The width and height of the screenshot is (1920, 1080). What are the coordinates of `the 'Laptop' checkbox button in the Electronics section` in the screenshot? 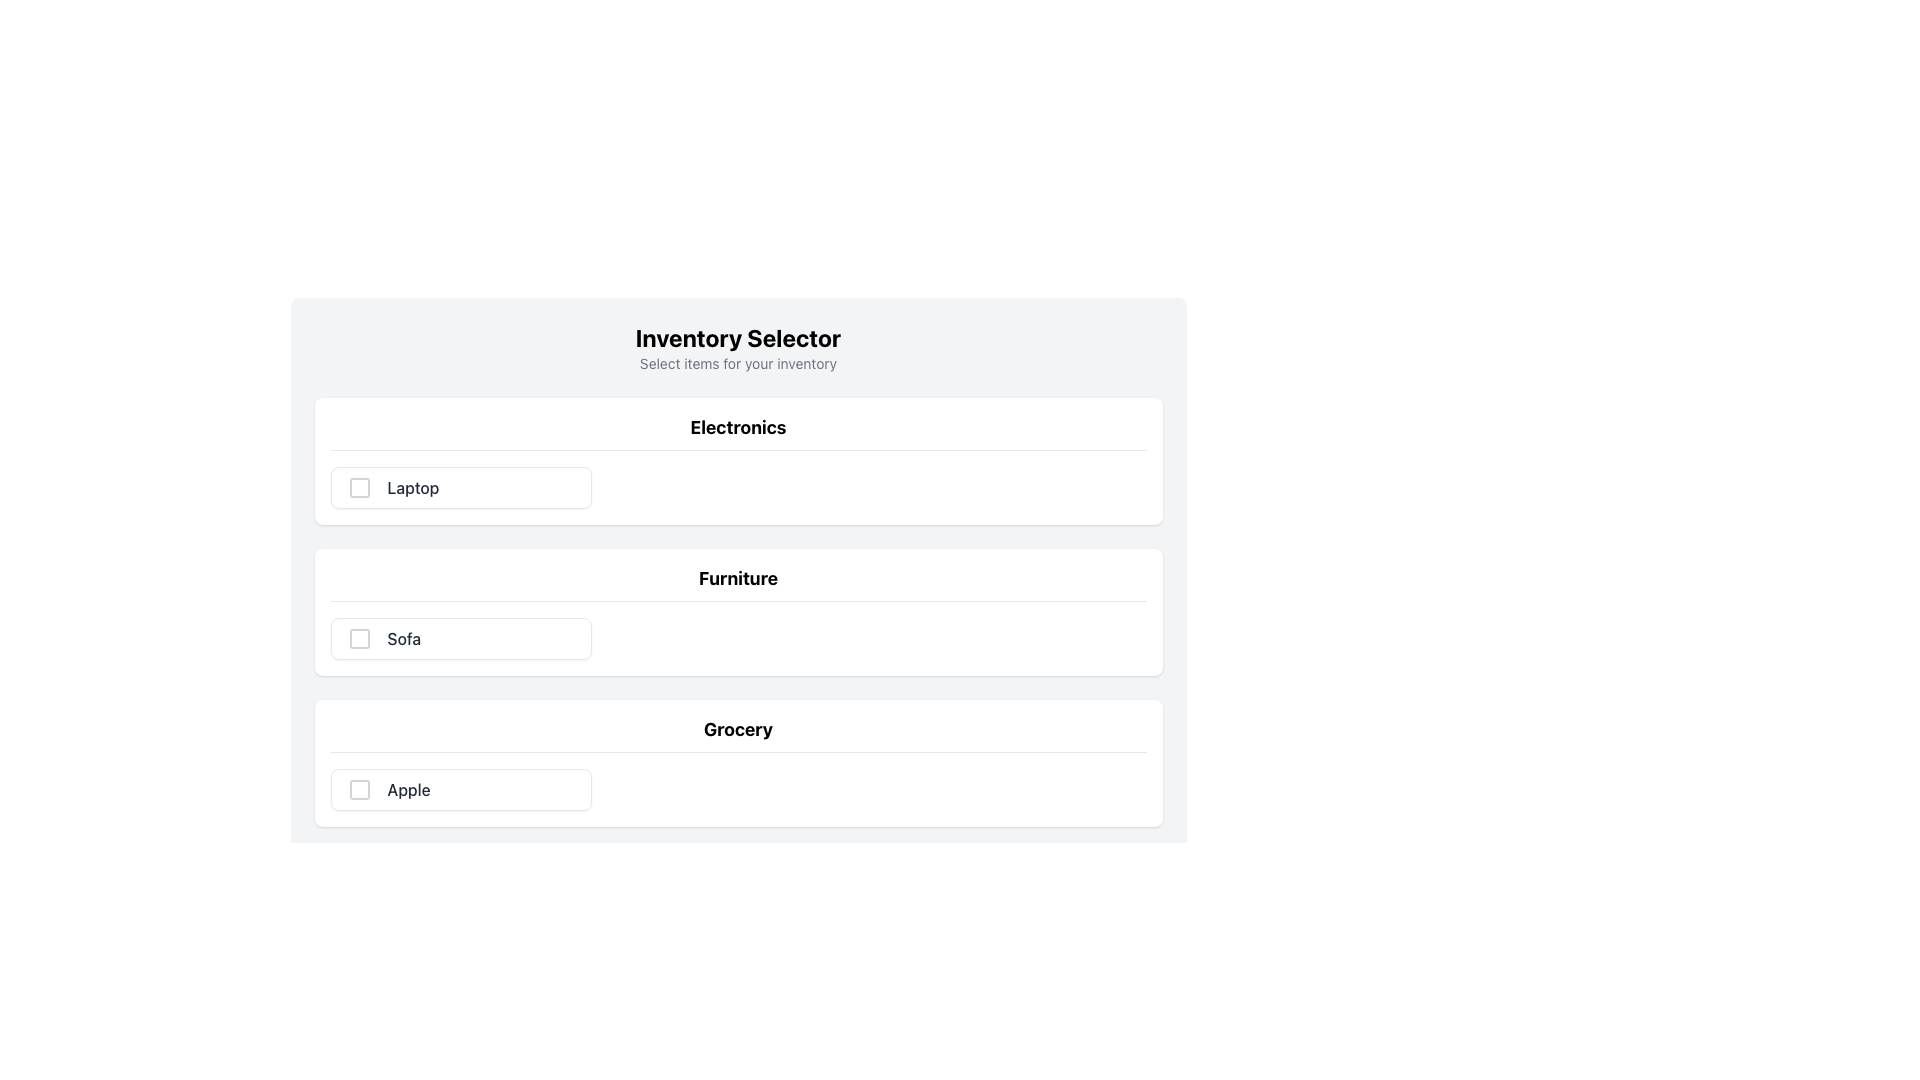 It's located at (460, 488).